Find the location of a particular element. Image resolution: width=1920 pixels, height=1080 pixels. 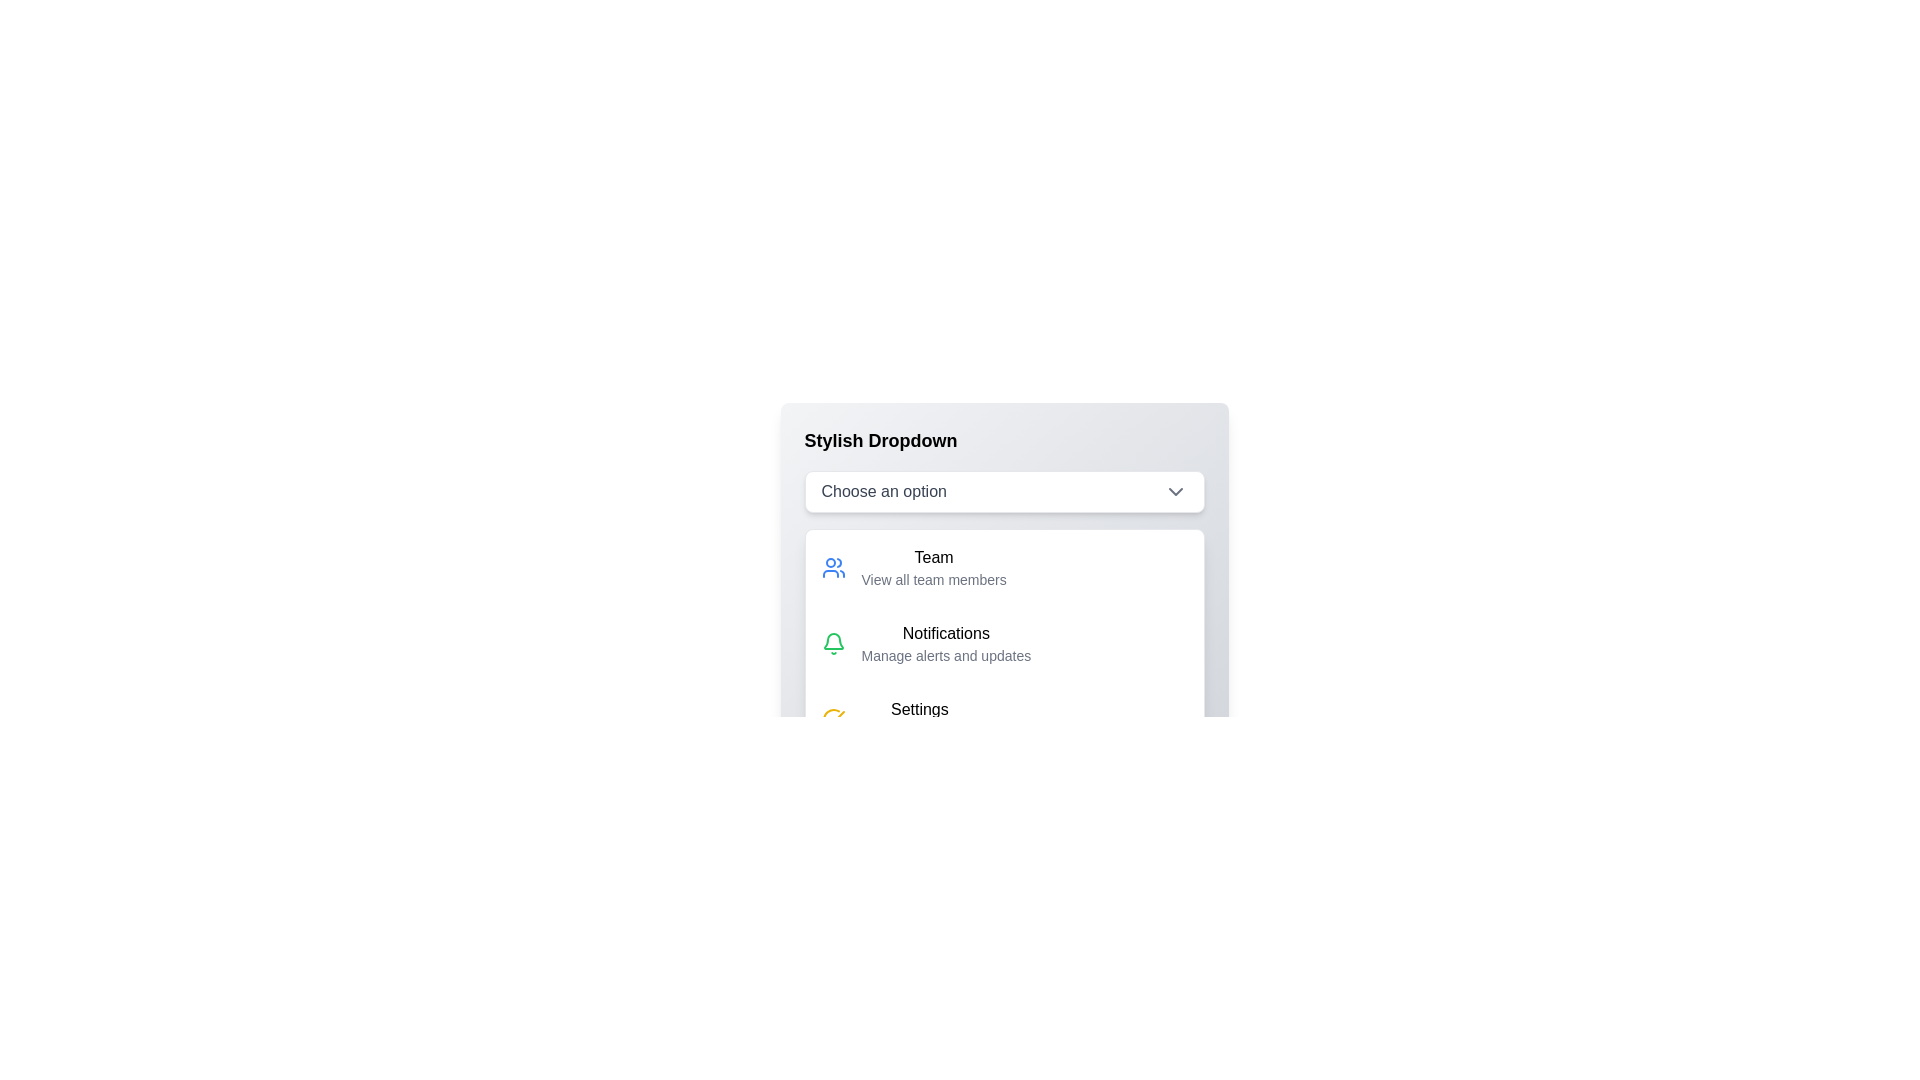

the dropdown menu titled 'Stylish Dropdown' is located at coordinates (1004, 492).